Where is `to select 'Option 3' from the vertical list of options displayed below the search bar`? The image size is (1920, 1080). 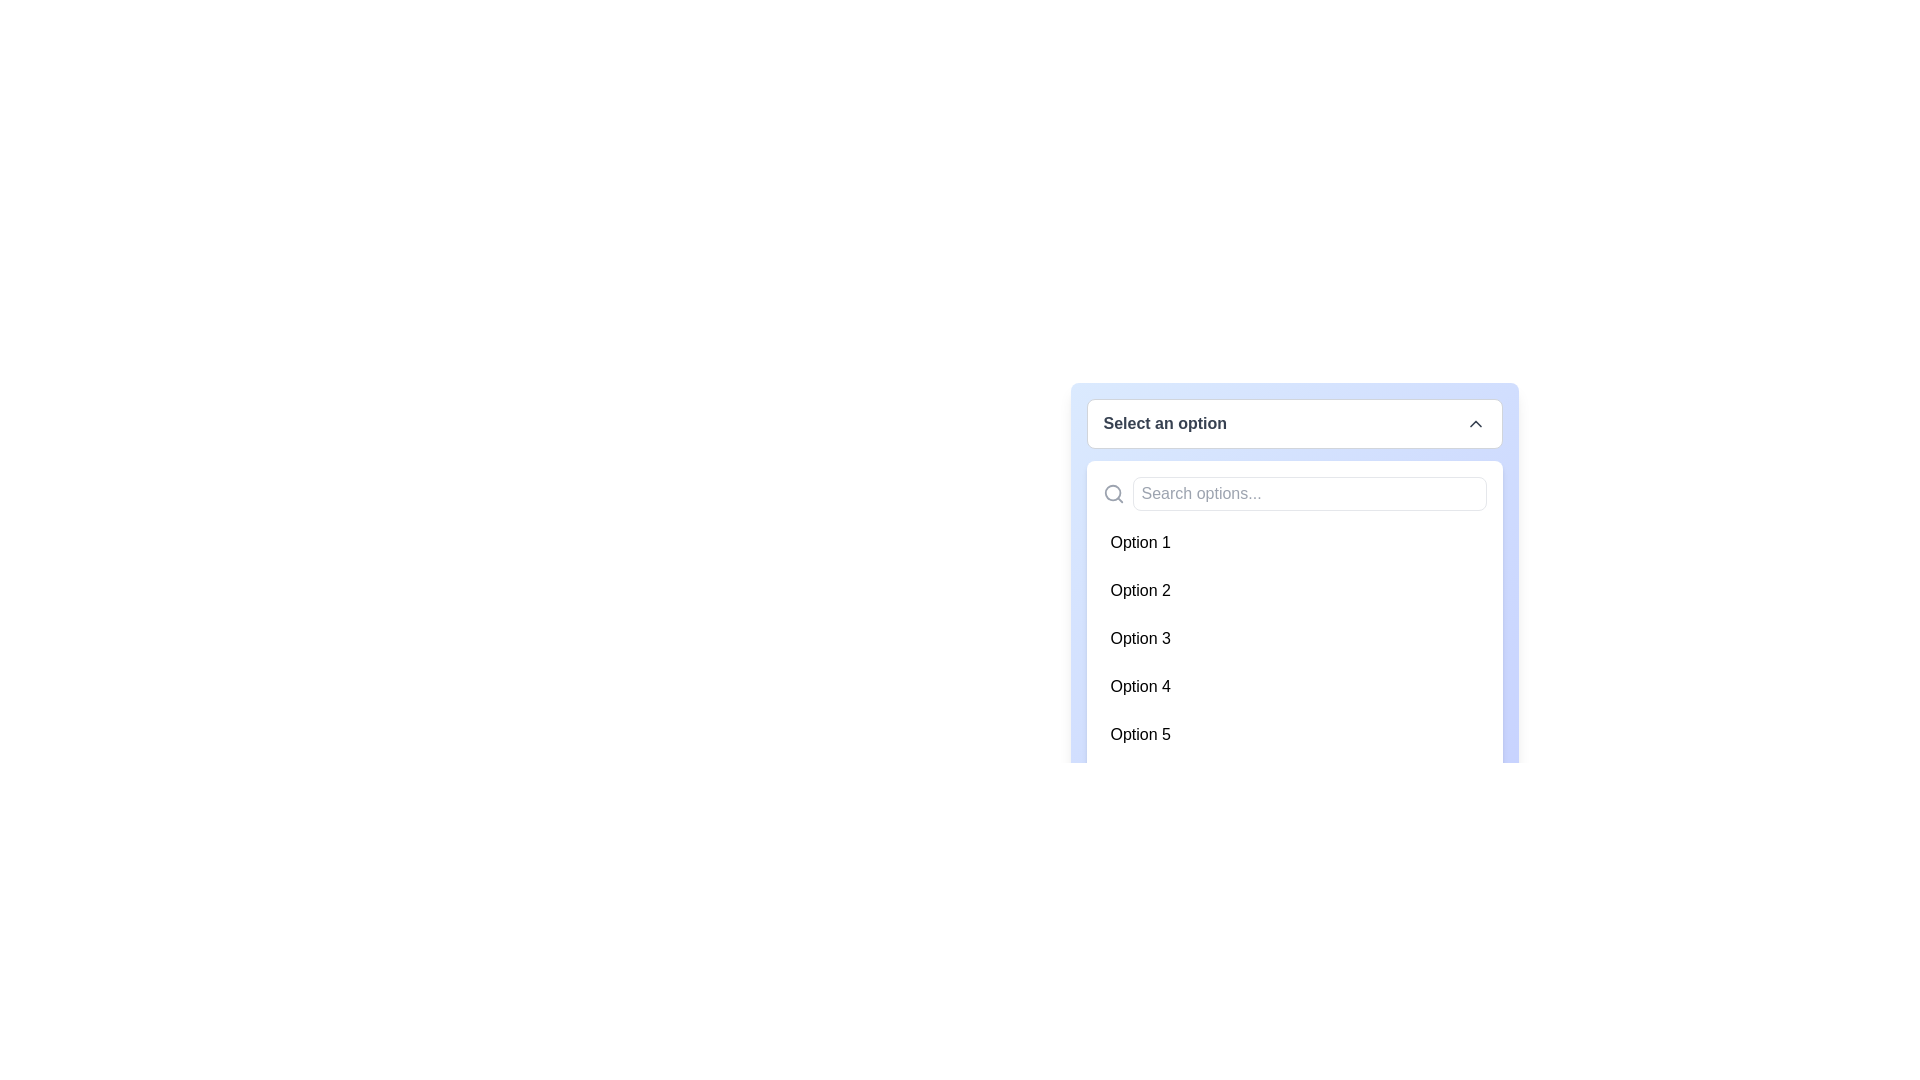 to select 'Option 3' from the vertical list of options displayed below the search bar is located at coordinates (1294, 639).